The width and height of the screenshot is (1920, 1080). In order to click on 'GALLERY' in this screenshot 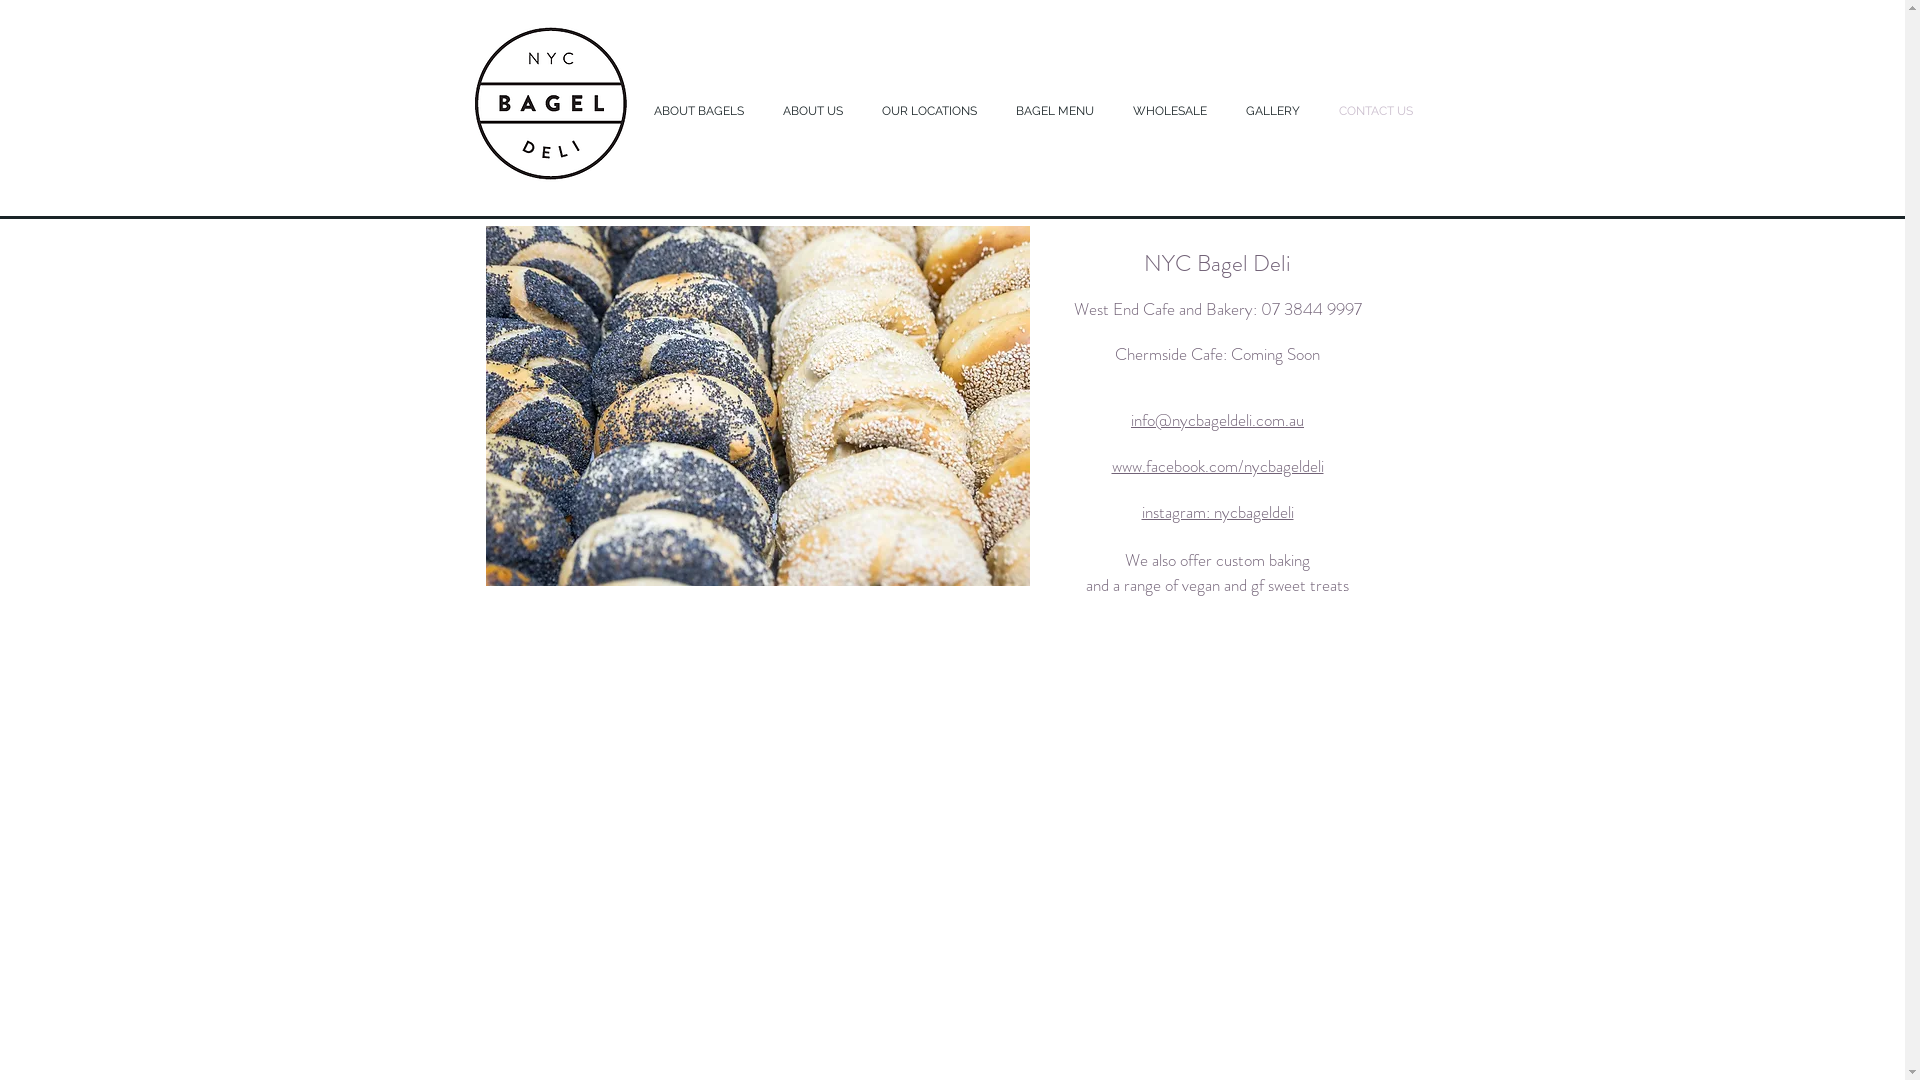, I will do `click(1275, 111)`.